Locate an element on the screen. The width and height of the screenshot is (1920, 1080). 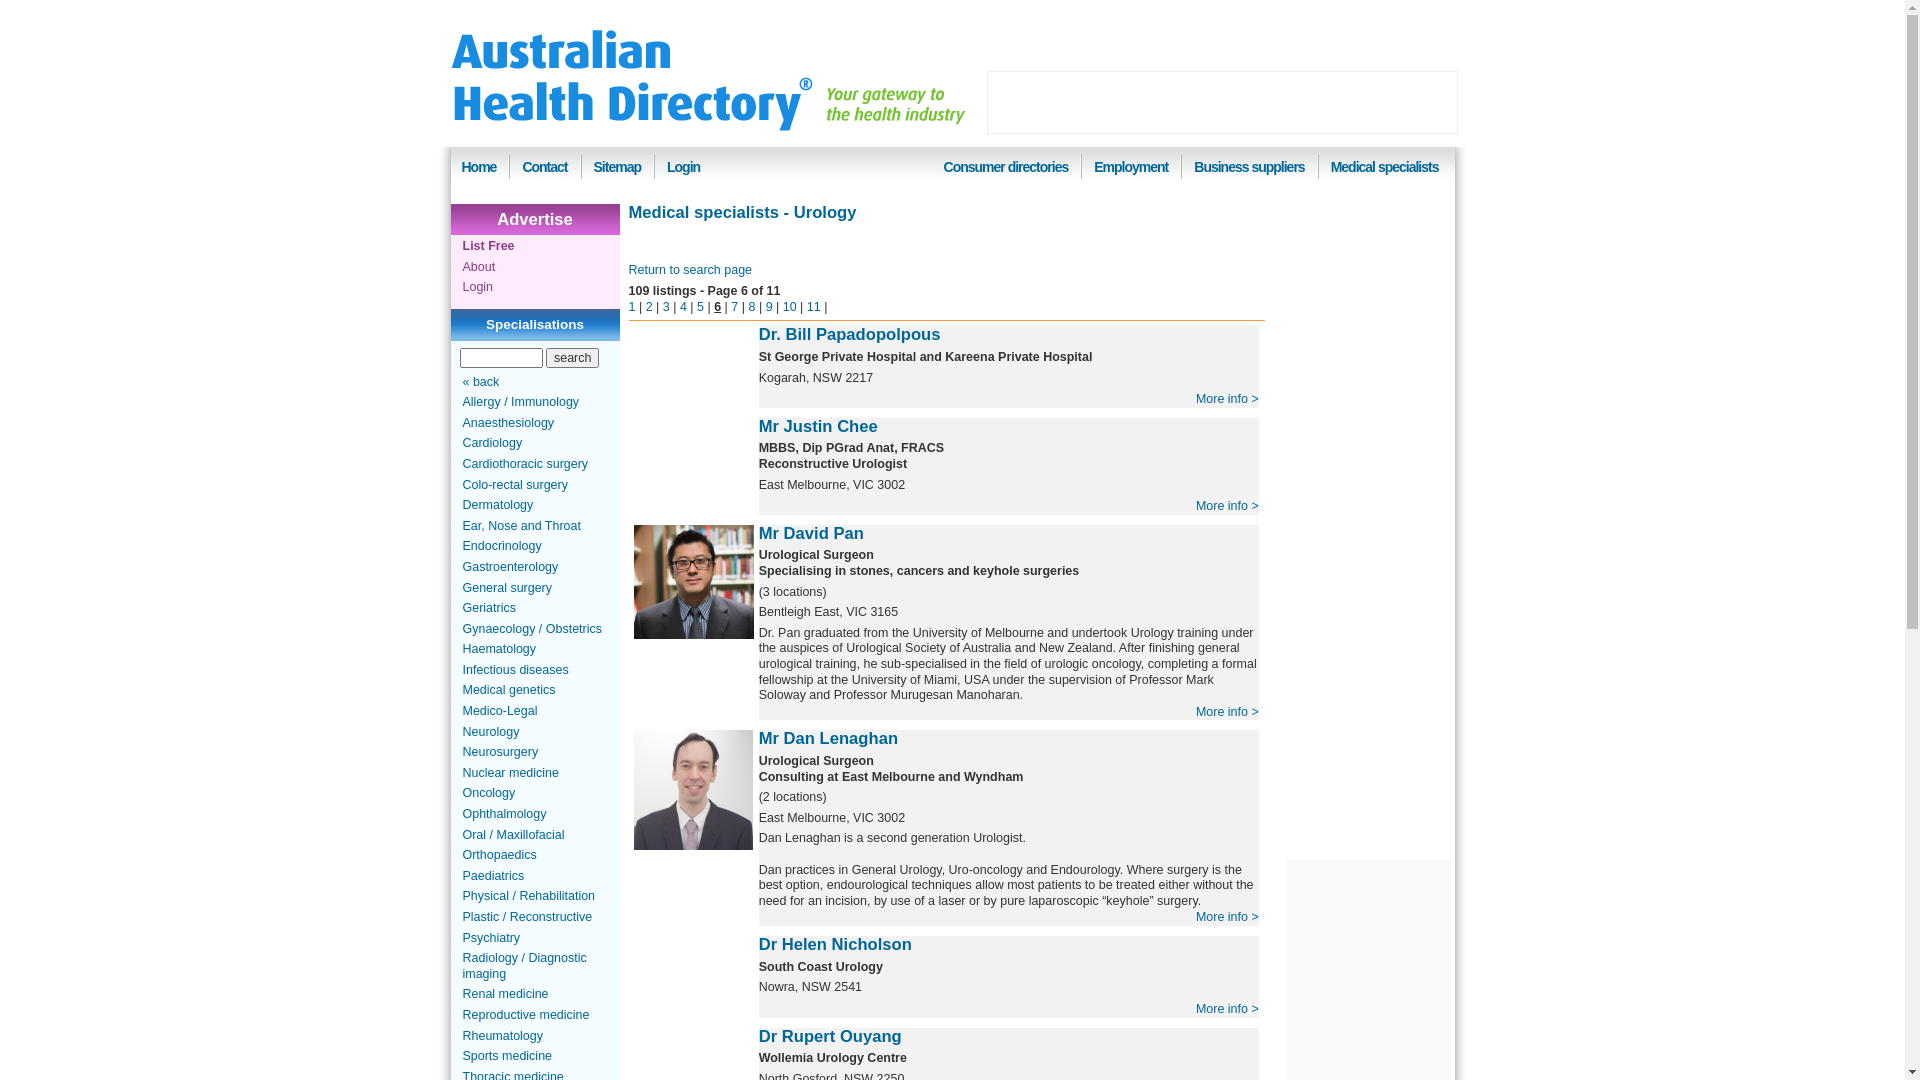
'Reproductive medicine' is located at coordinates (525, 1014).